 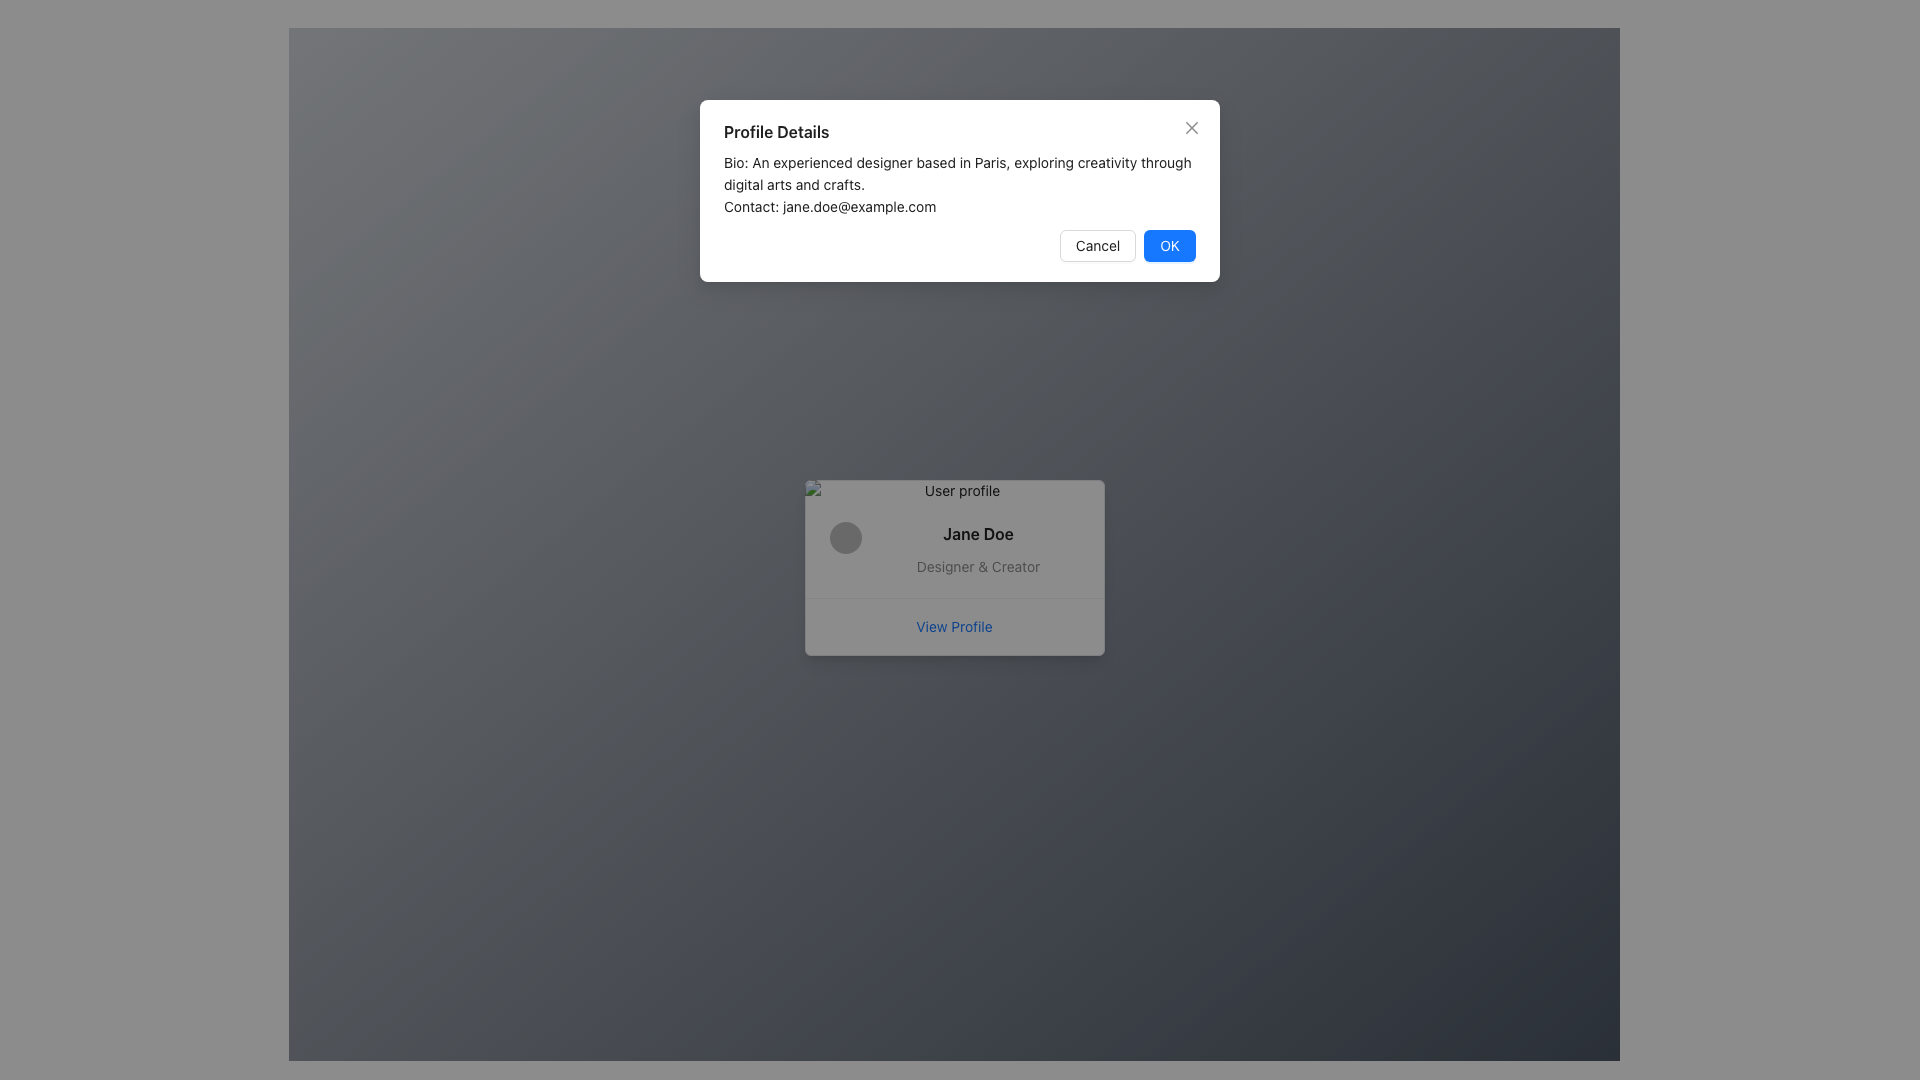 What do you see at coordinates (953, 625) in the screenshot?
I see `the Link Button located at the bottom center of the 'User profile' card for Jane Doe` at bounding box center [953, 625].